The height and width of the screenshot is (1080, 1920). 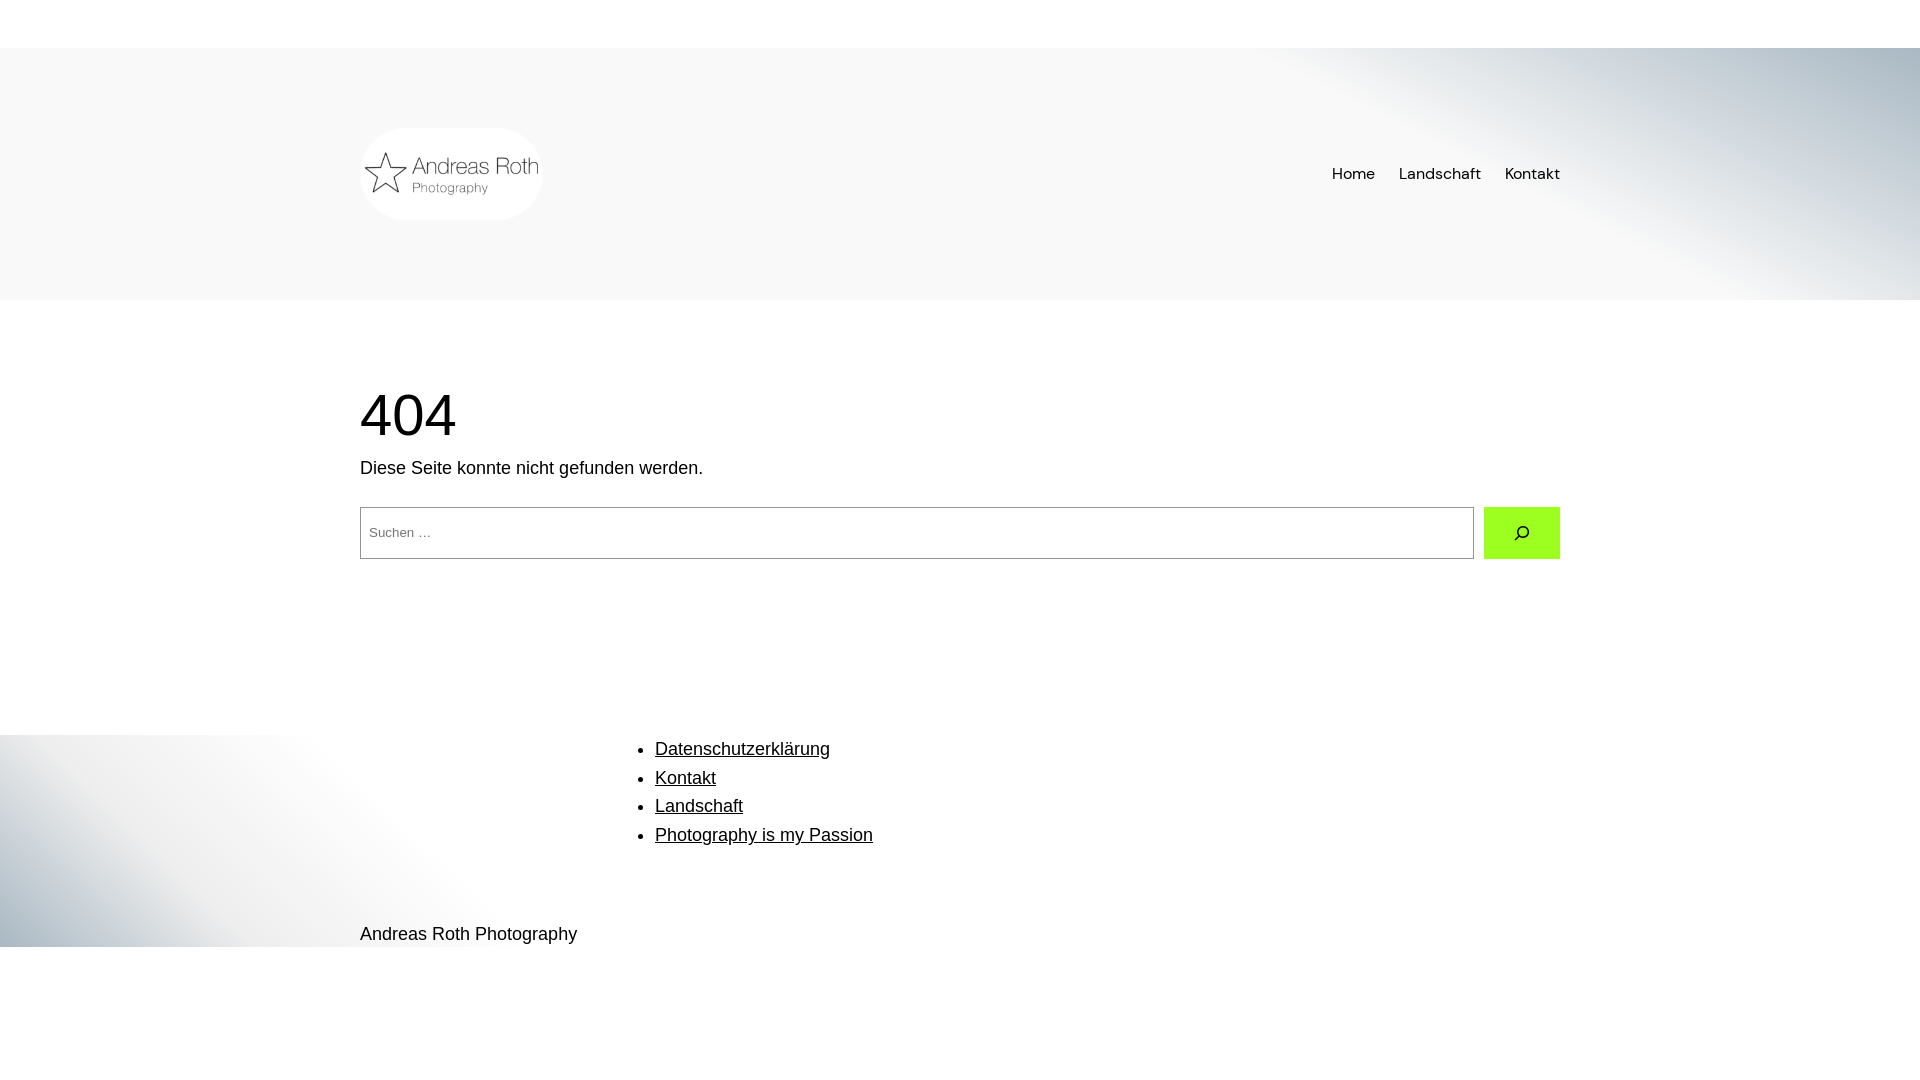 I want to click on 'Photography is my Passion', so click(x=762, y=834).